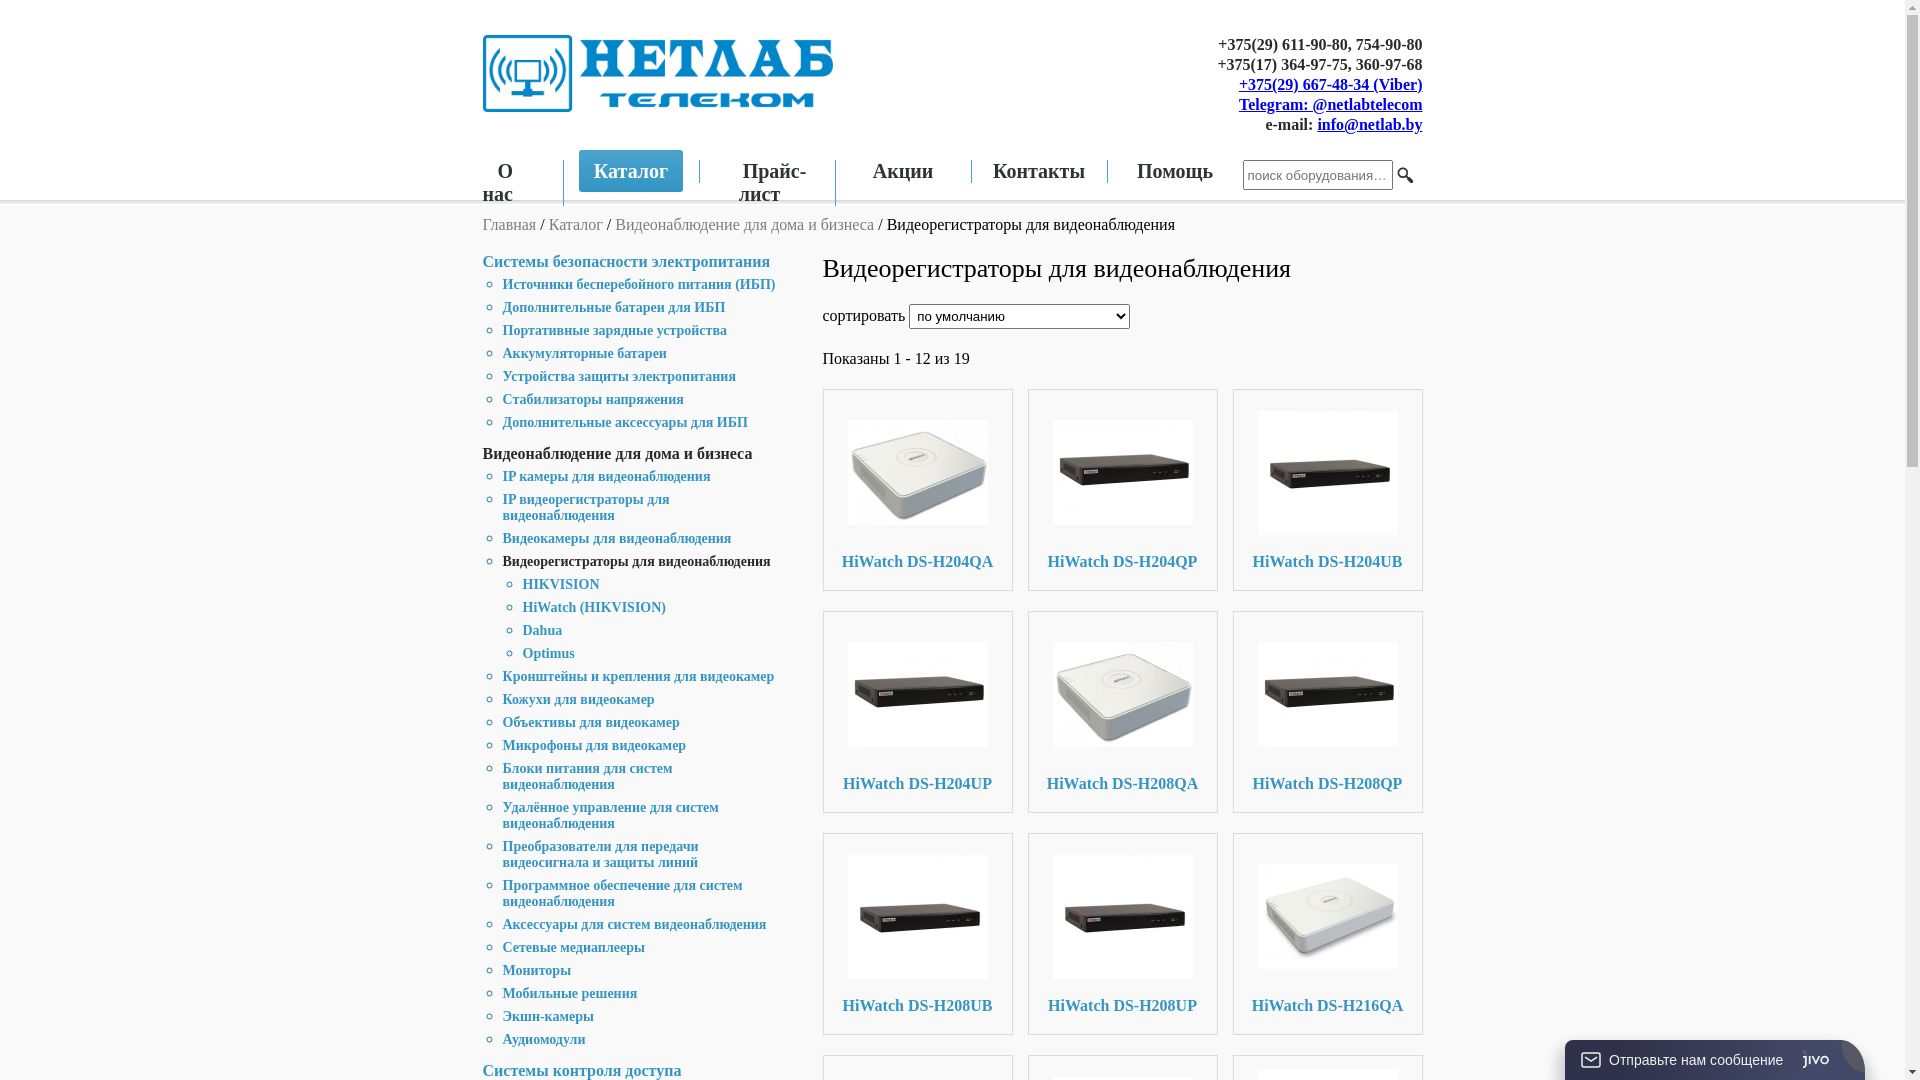 Image resolution: width=1920 pixels, height=1080 pixels. What do you see at coordinates (547, 653) in the screenshot?
I see `'Optimus'` at bounding box center [547, 653].